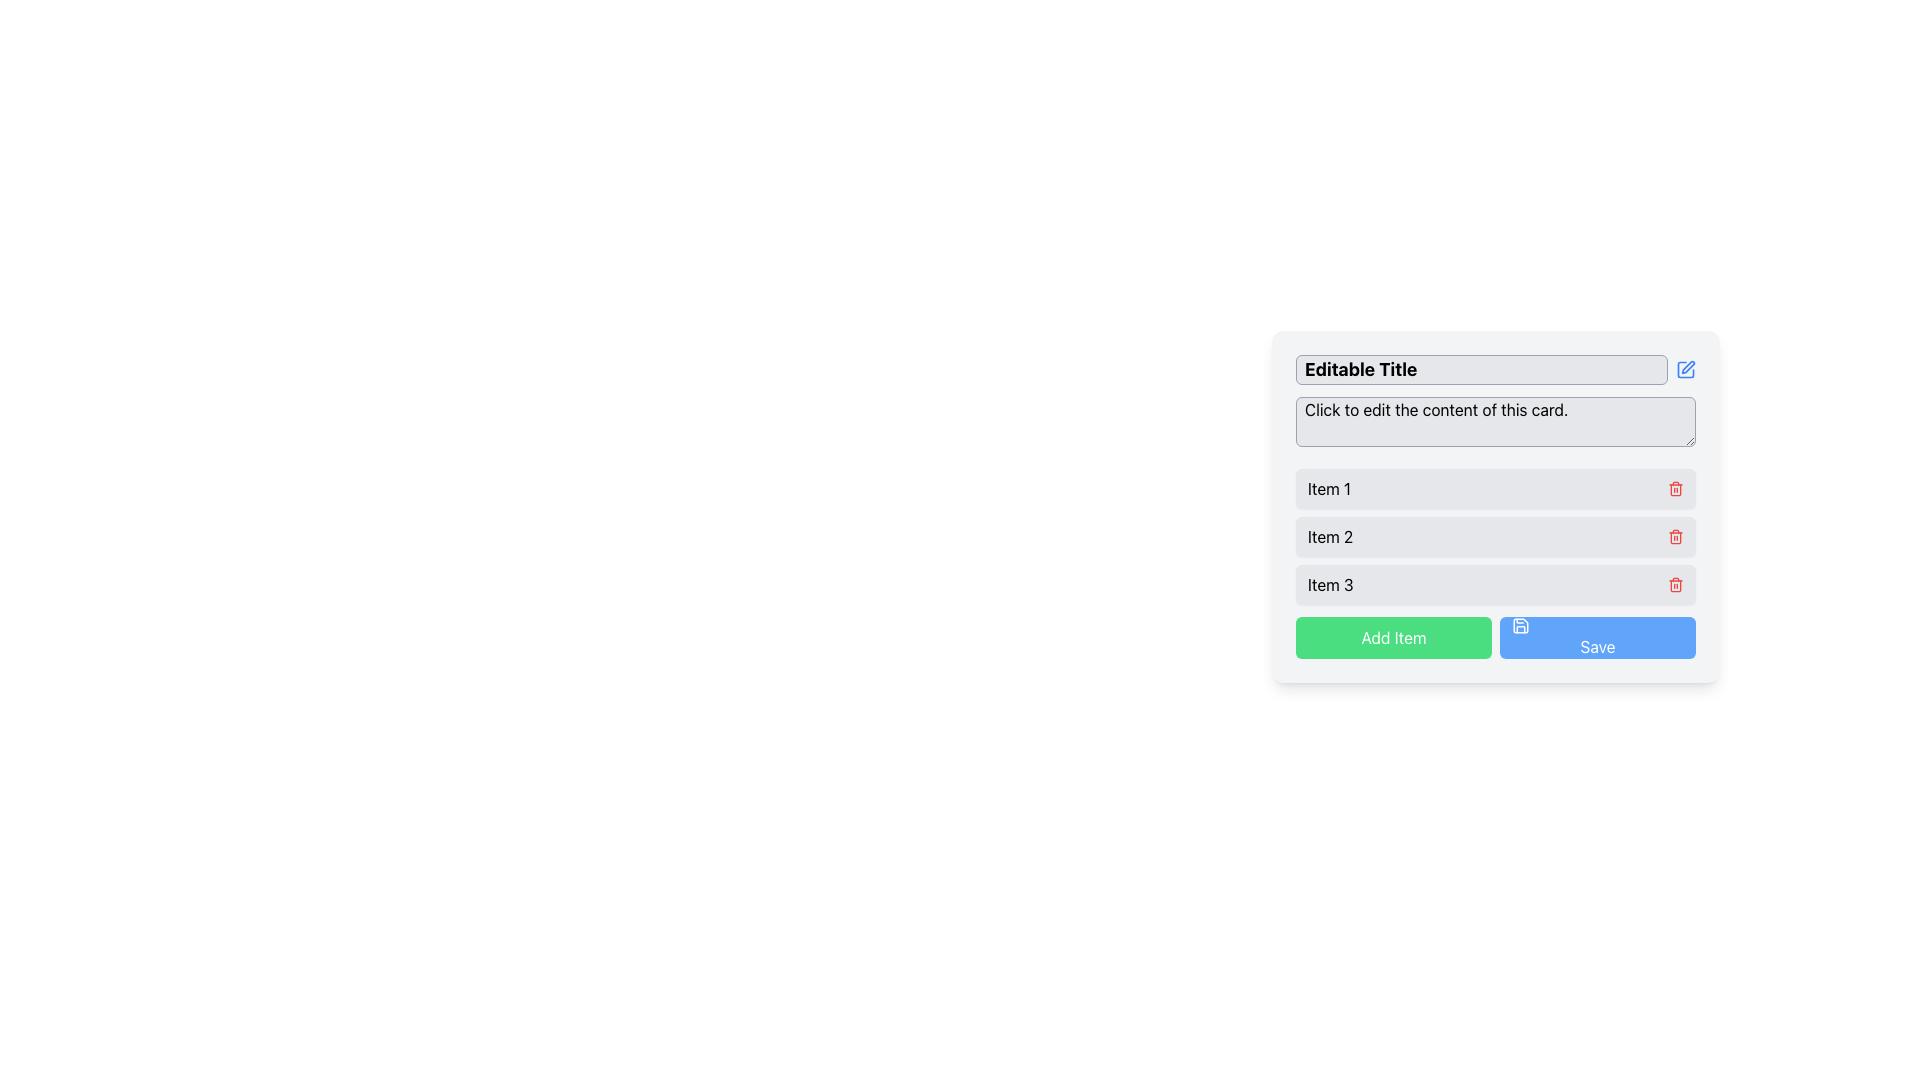 Image resolution: width=1920 pixels, height=1080 pixels. I want to click on the green 'Add Item' button, which has rounded corners and is the first button in a horizontal group at the bottom of a card-like layout, so click(1392, 637).